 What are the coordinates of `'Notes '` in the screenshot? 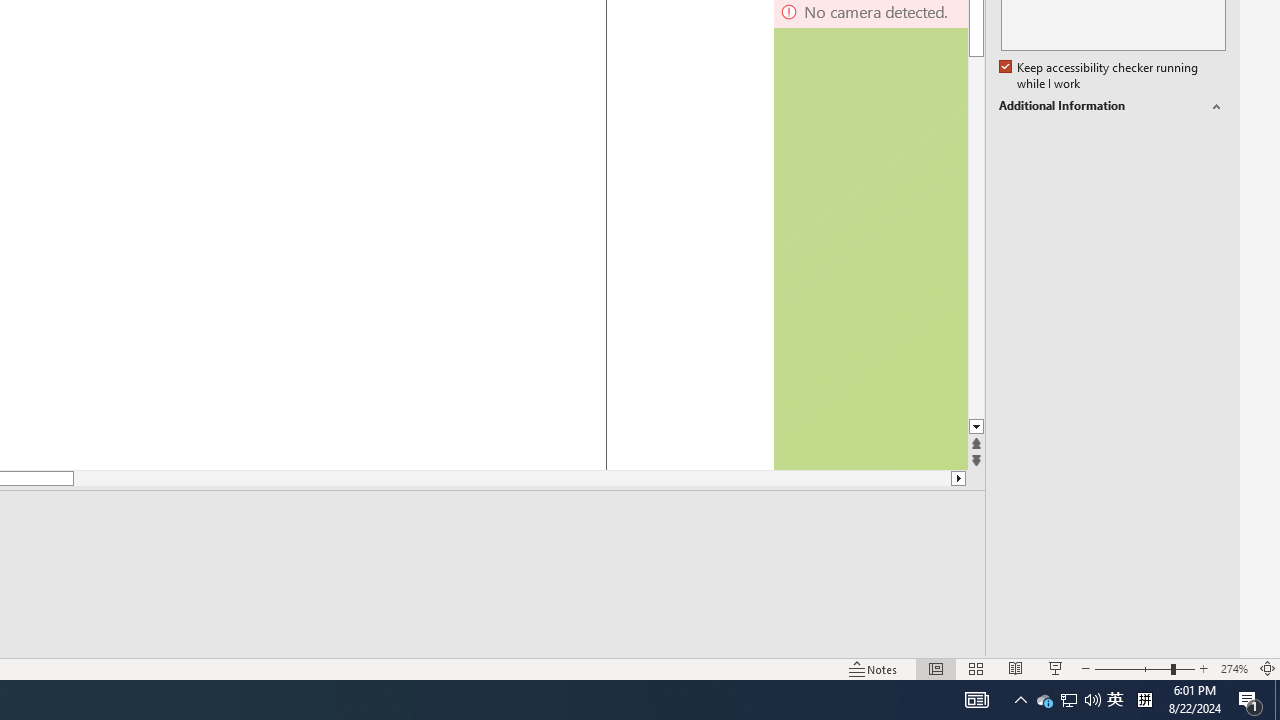 It's located at (874, 669).